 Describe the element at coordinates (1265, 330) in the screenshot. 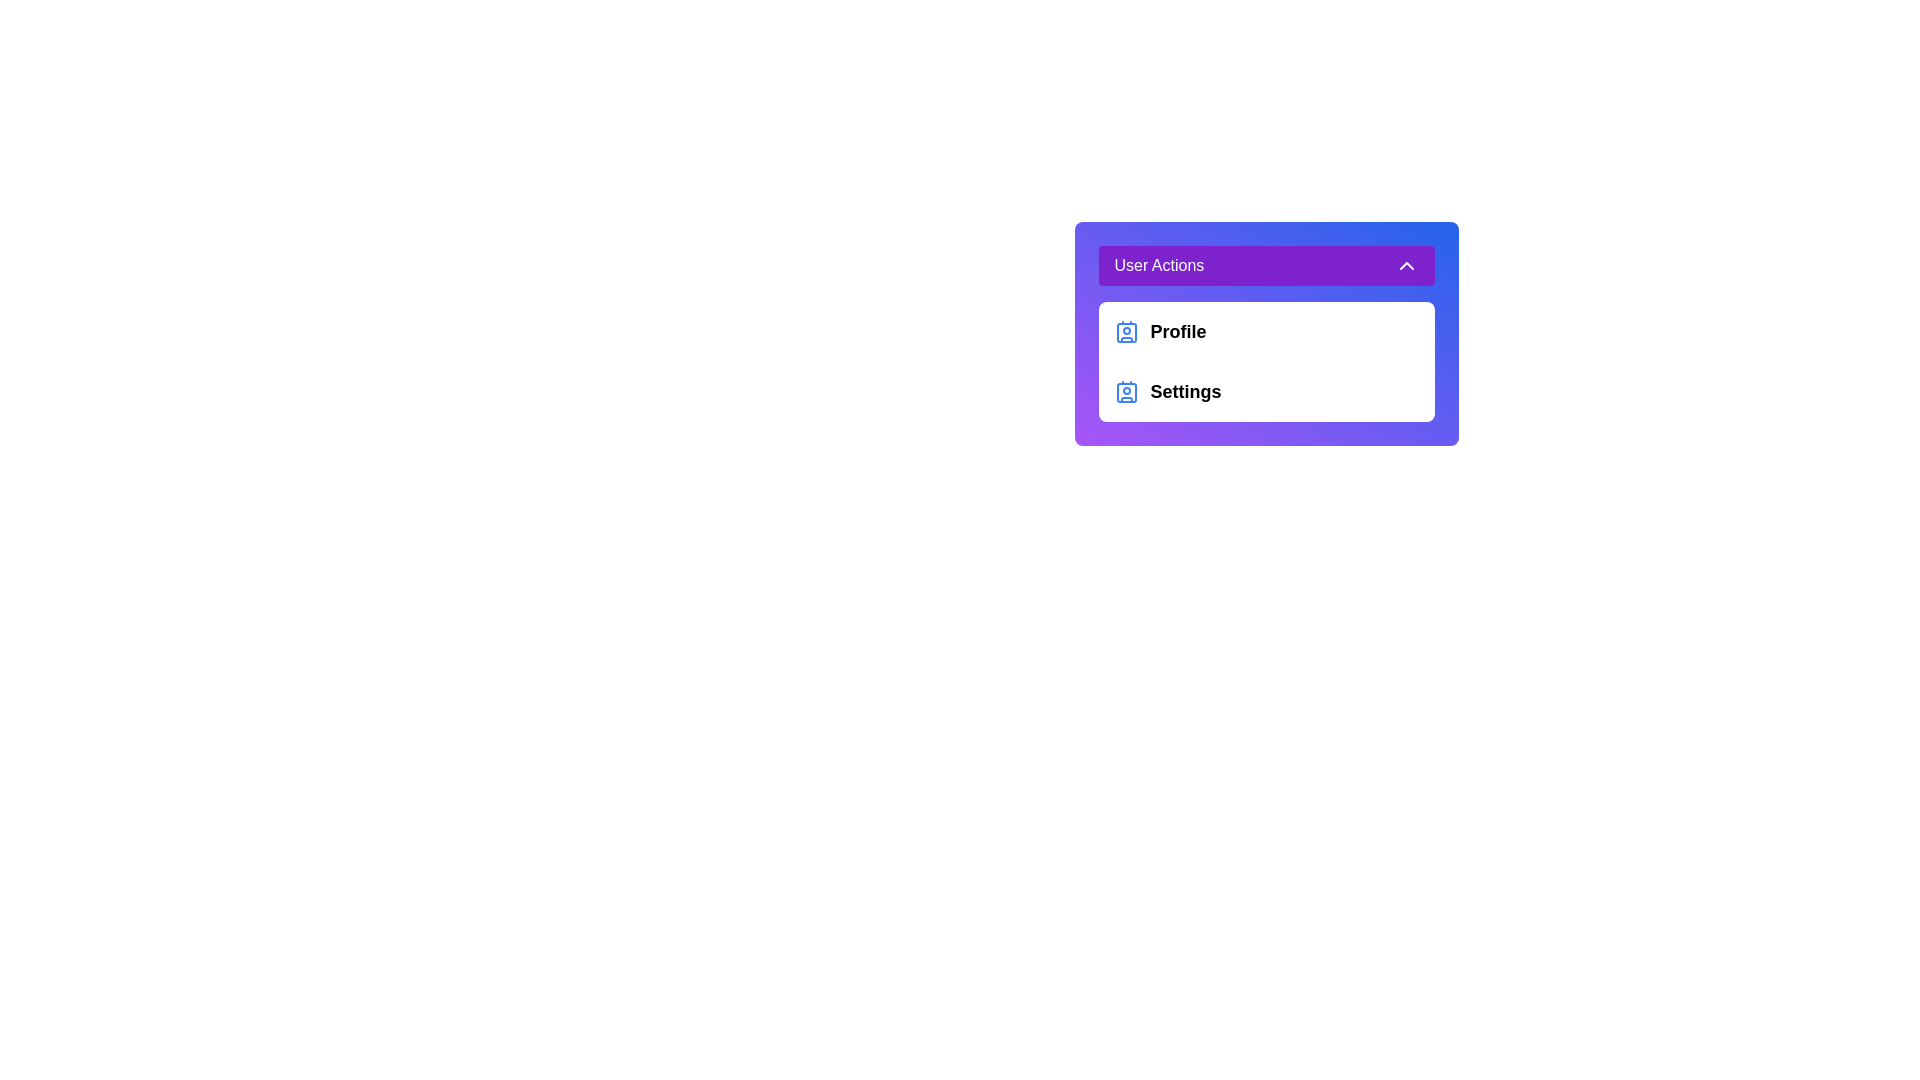

I see `the 'Profile' list item, which is the first item in the user actions list` at that location.